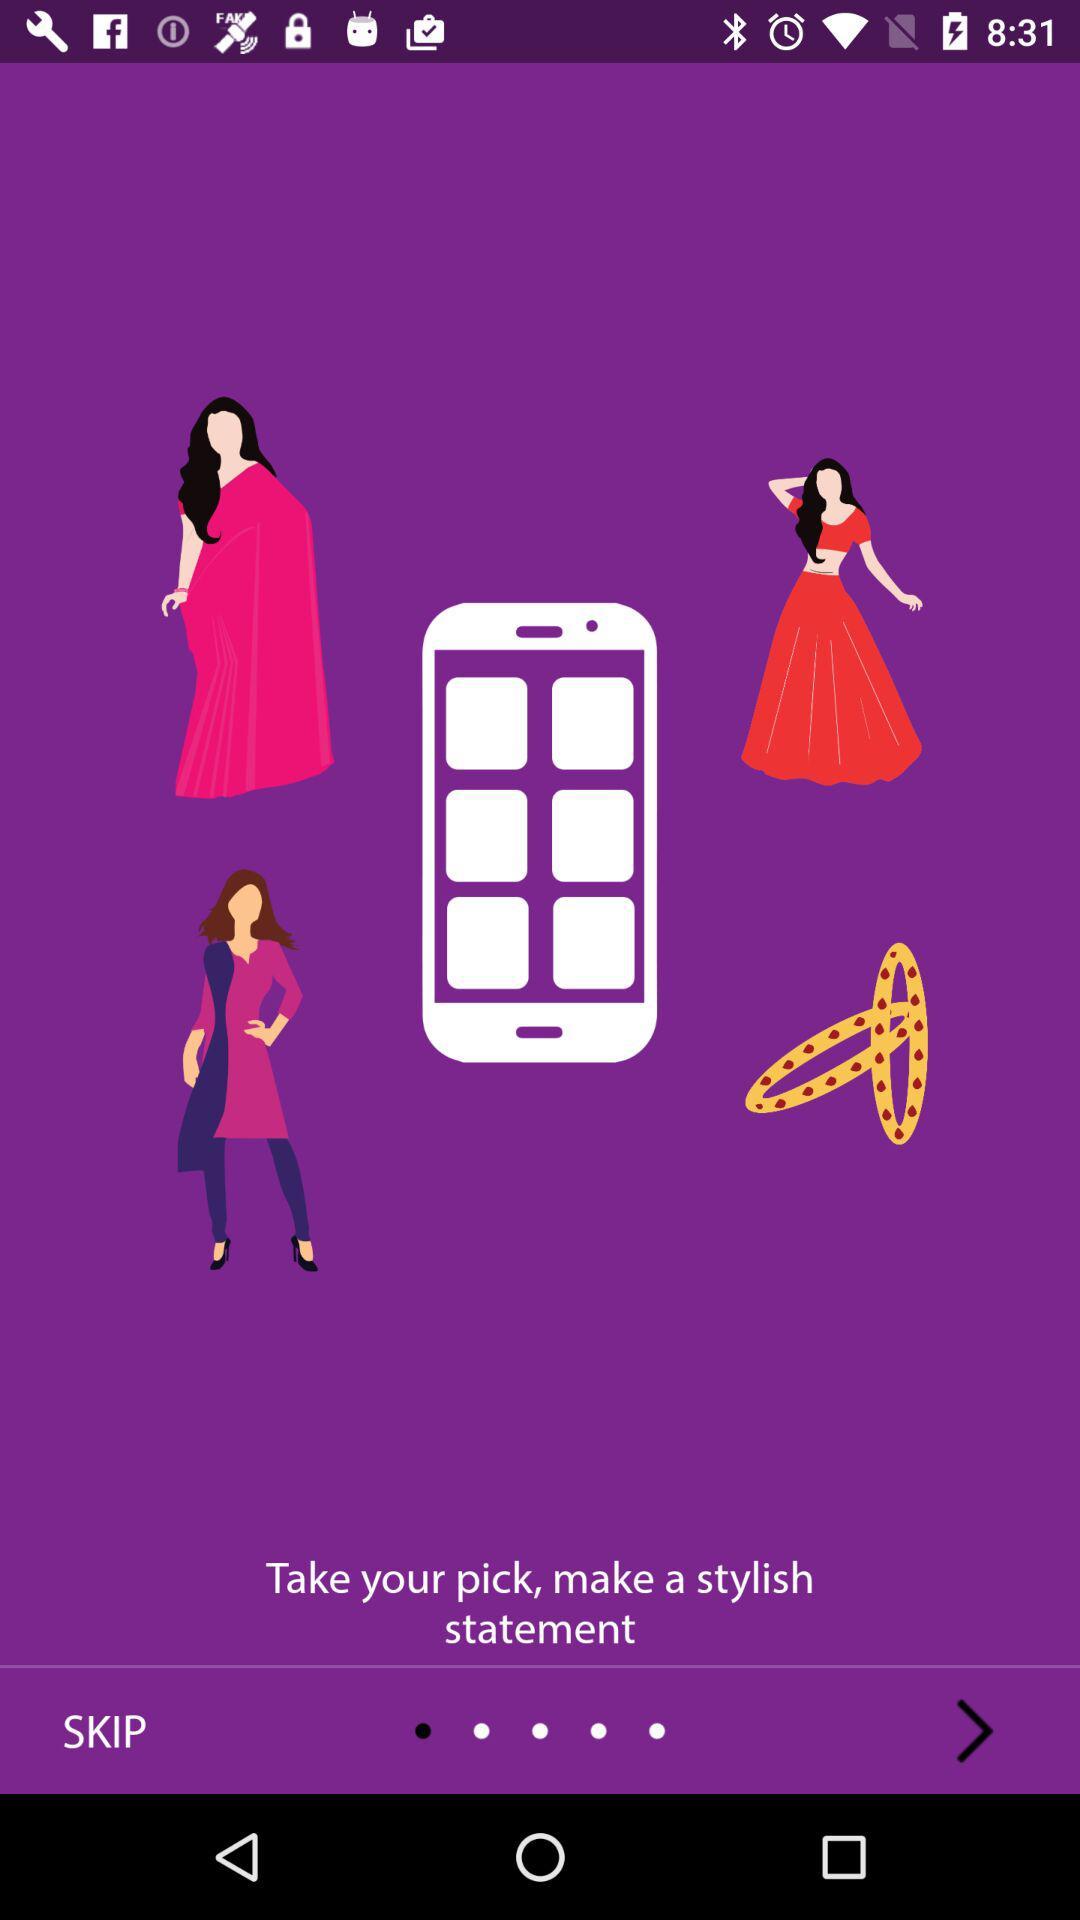 The image size is (1080, 1920). Describe the element at coordinates (104, 1730) in the screenshot. I see `the skip icon` at that location.